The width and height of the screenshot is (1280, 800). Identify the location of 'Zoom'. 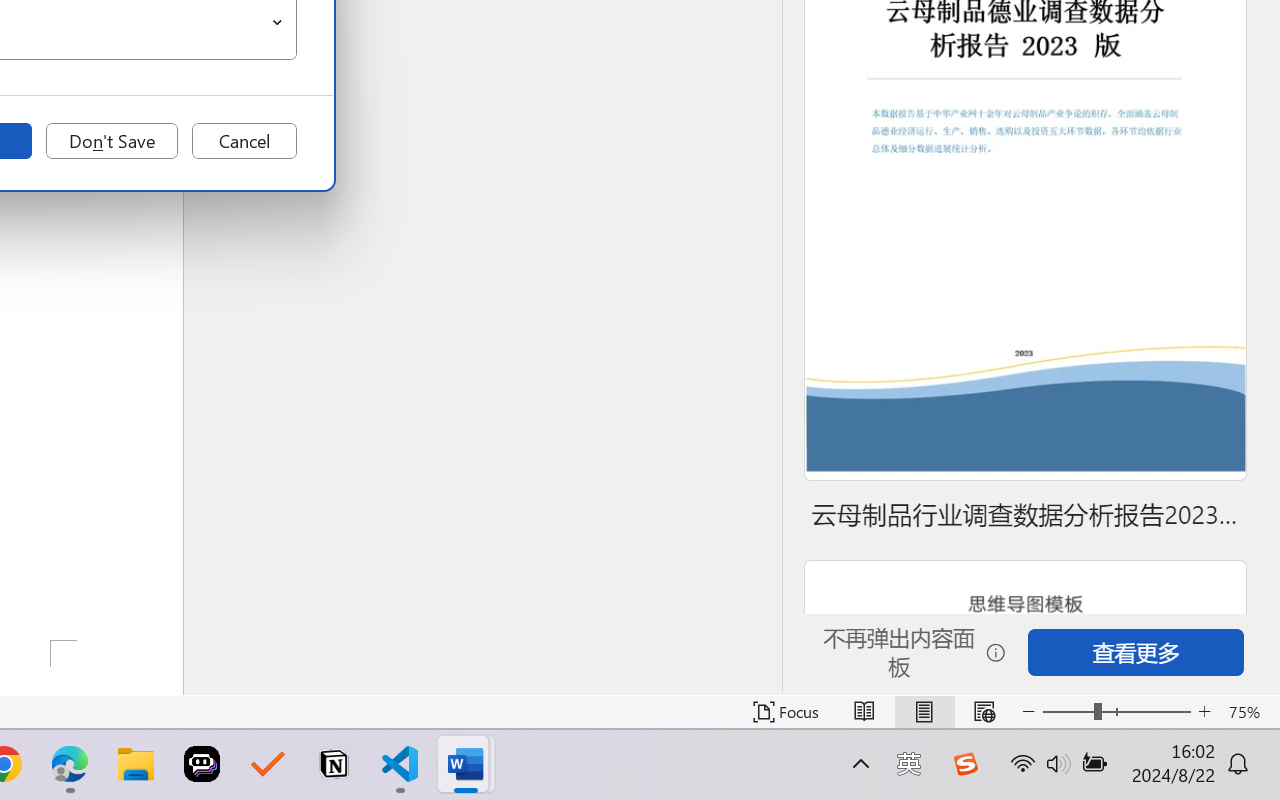
(1115, 711).